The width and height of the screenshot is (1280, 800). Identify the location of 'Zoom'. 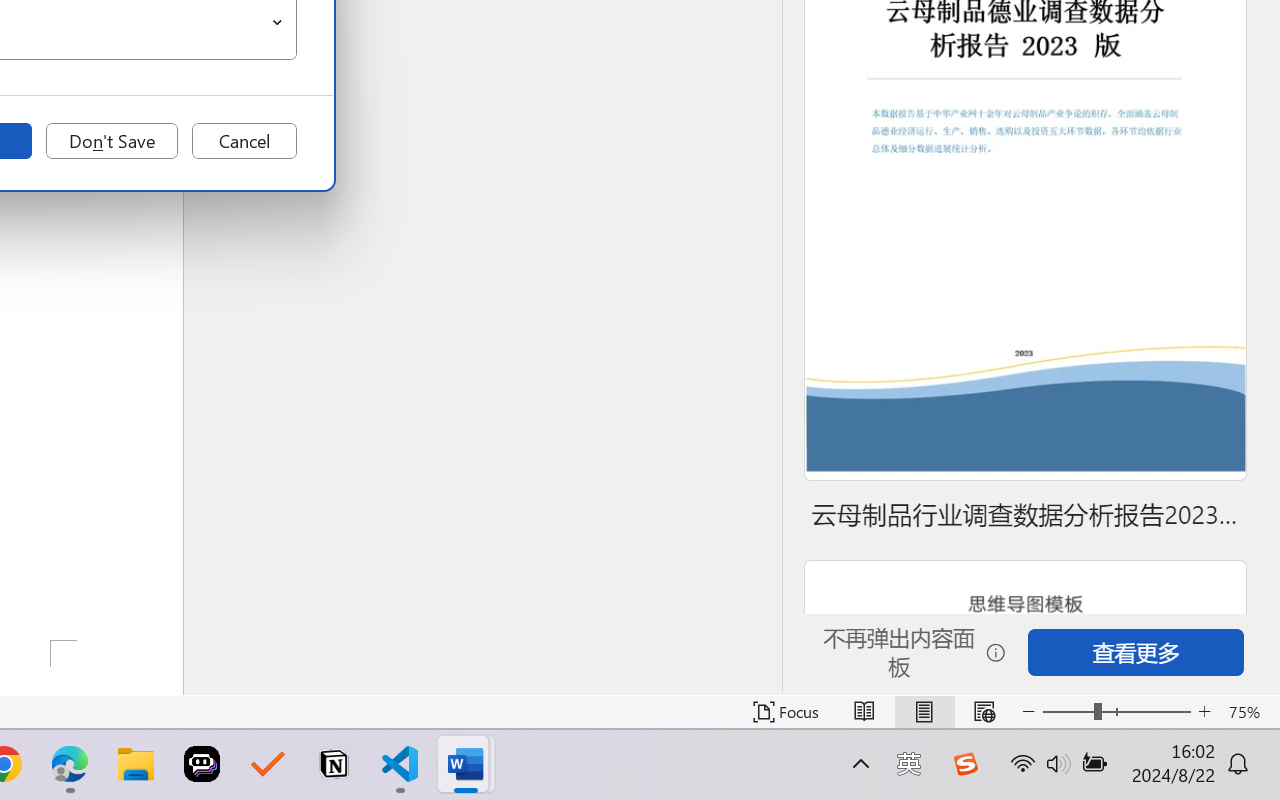
(1115, 711).